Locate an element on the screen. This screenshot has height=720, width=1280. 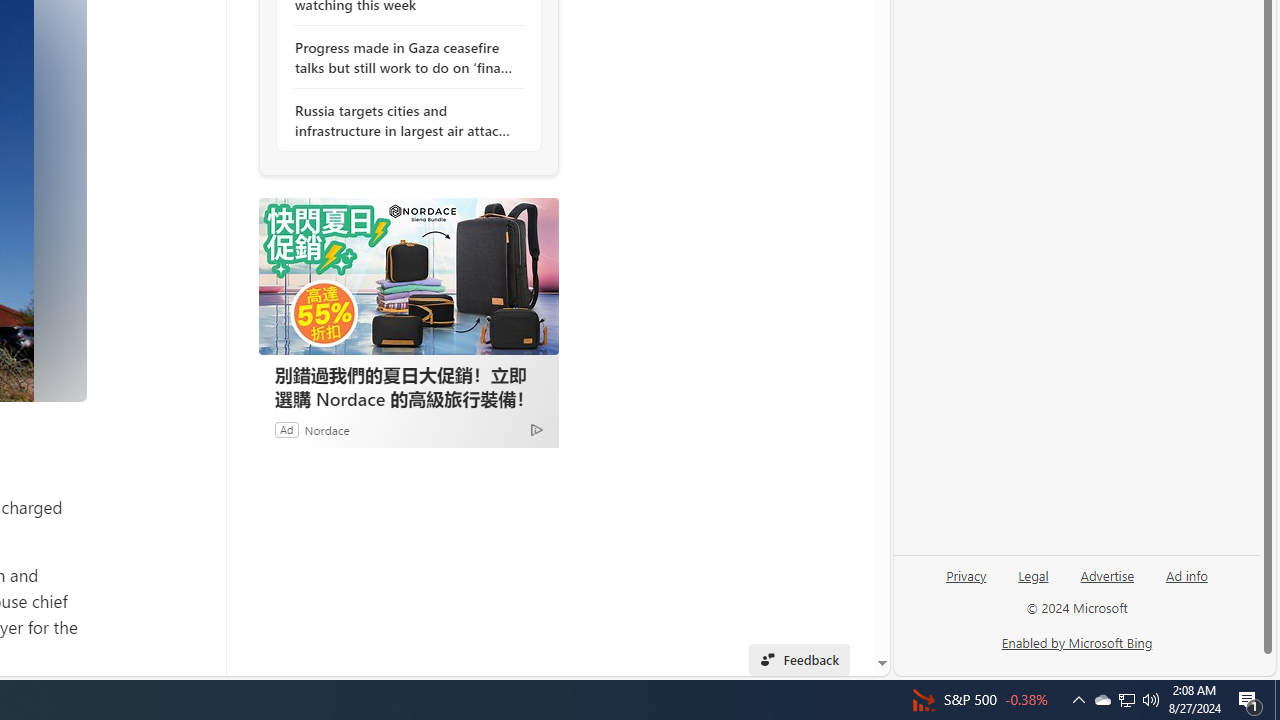
'Advertise' is located at coordinates (1106, 583).